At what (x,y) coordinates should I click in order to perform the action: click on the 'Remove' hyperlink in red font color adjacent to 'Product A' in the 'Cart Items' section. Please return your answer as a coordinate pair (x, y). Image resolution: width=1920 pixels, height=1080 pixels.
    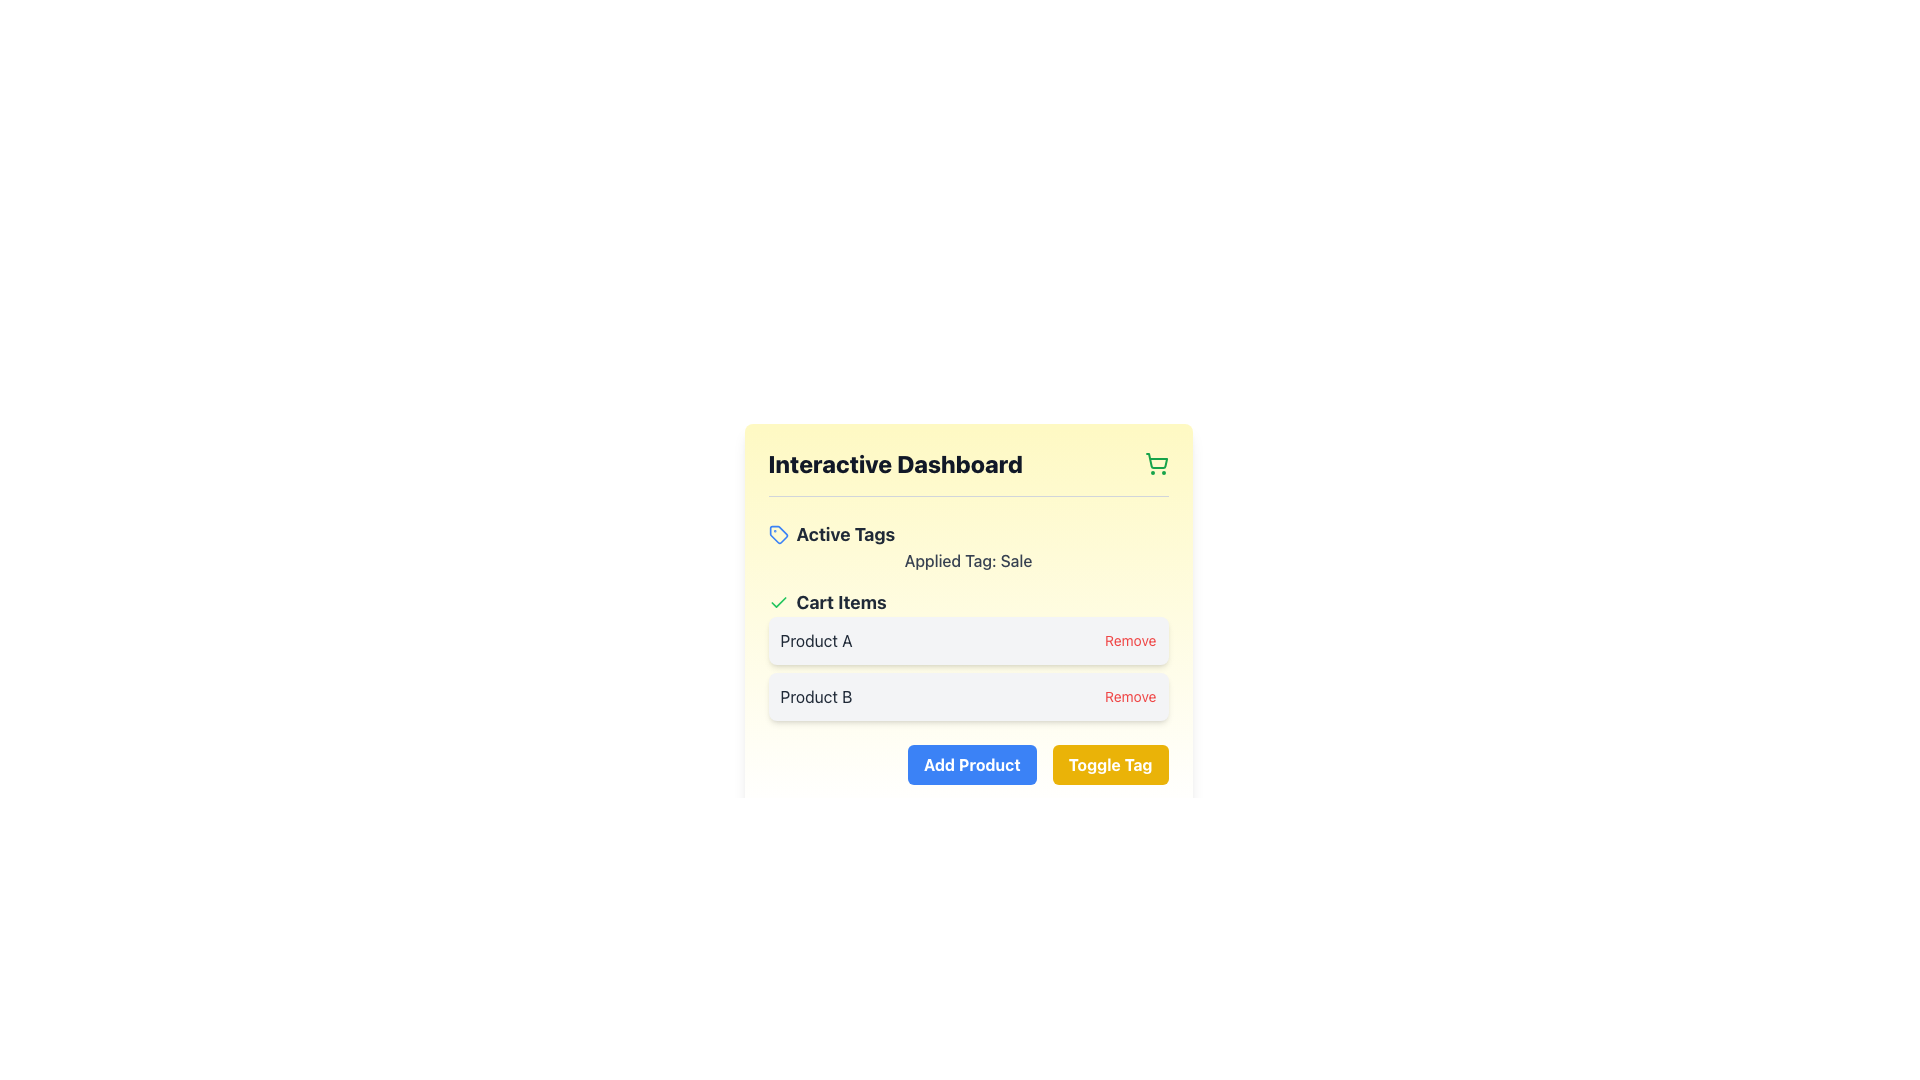
    Looking at the image, I should click on (1130, 640).